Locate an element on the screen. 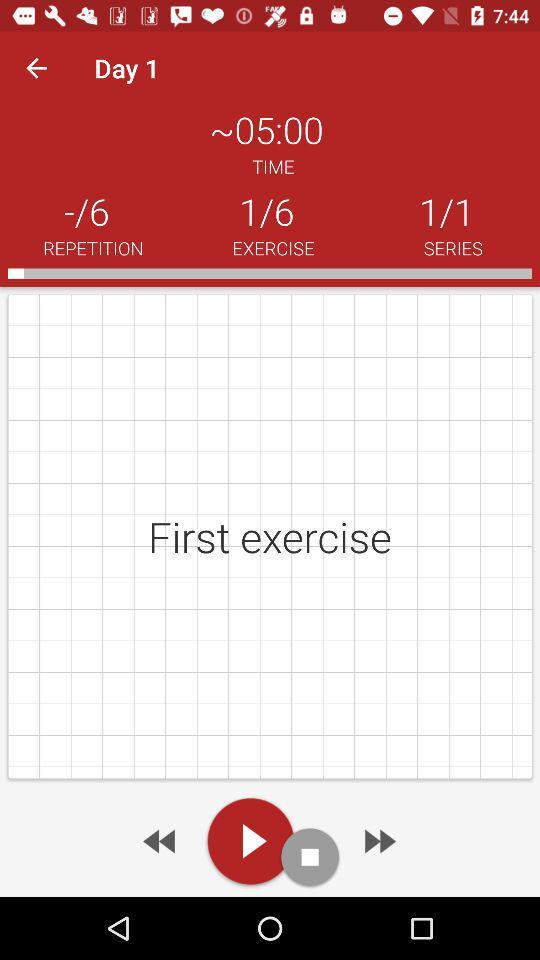 This screenshot has width=540, height=960. go forward is located at coordinates (378, 840).